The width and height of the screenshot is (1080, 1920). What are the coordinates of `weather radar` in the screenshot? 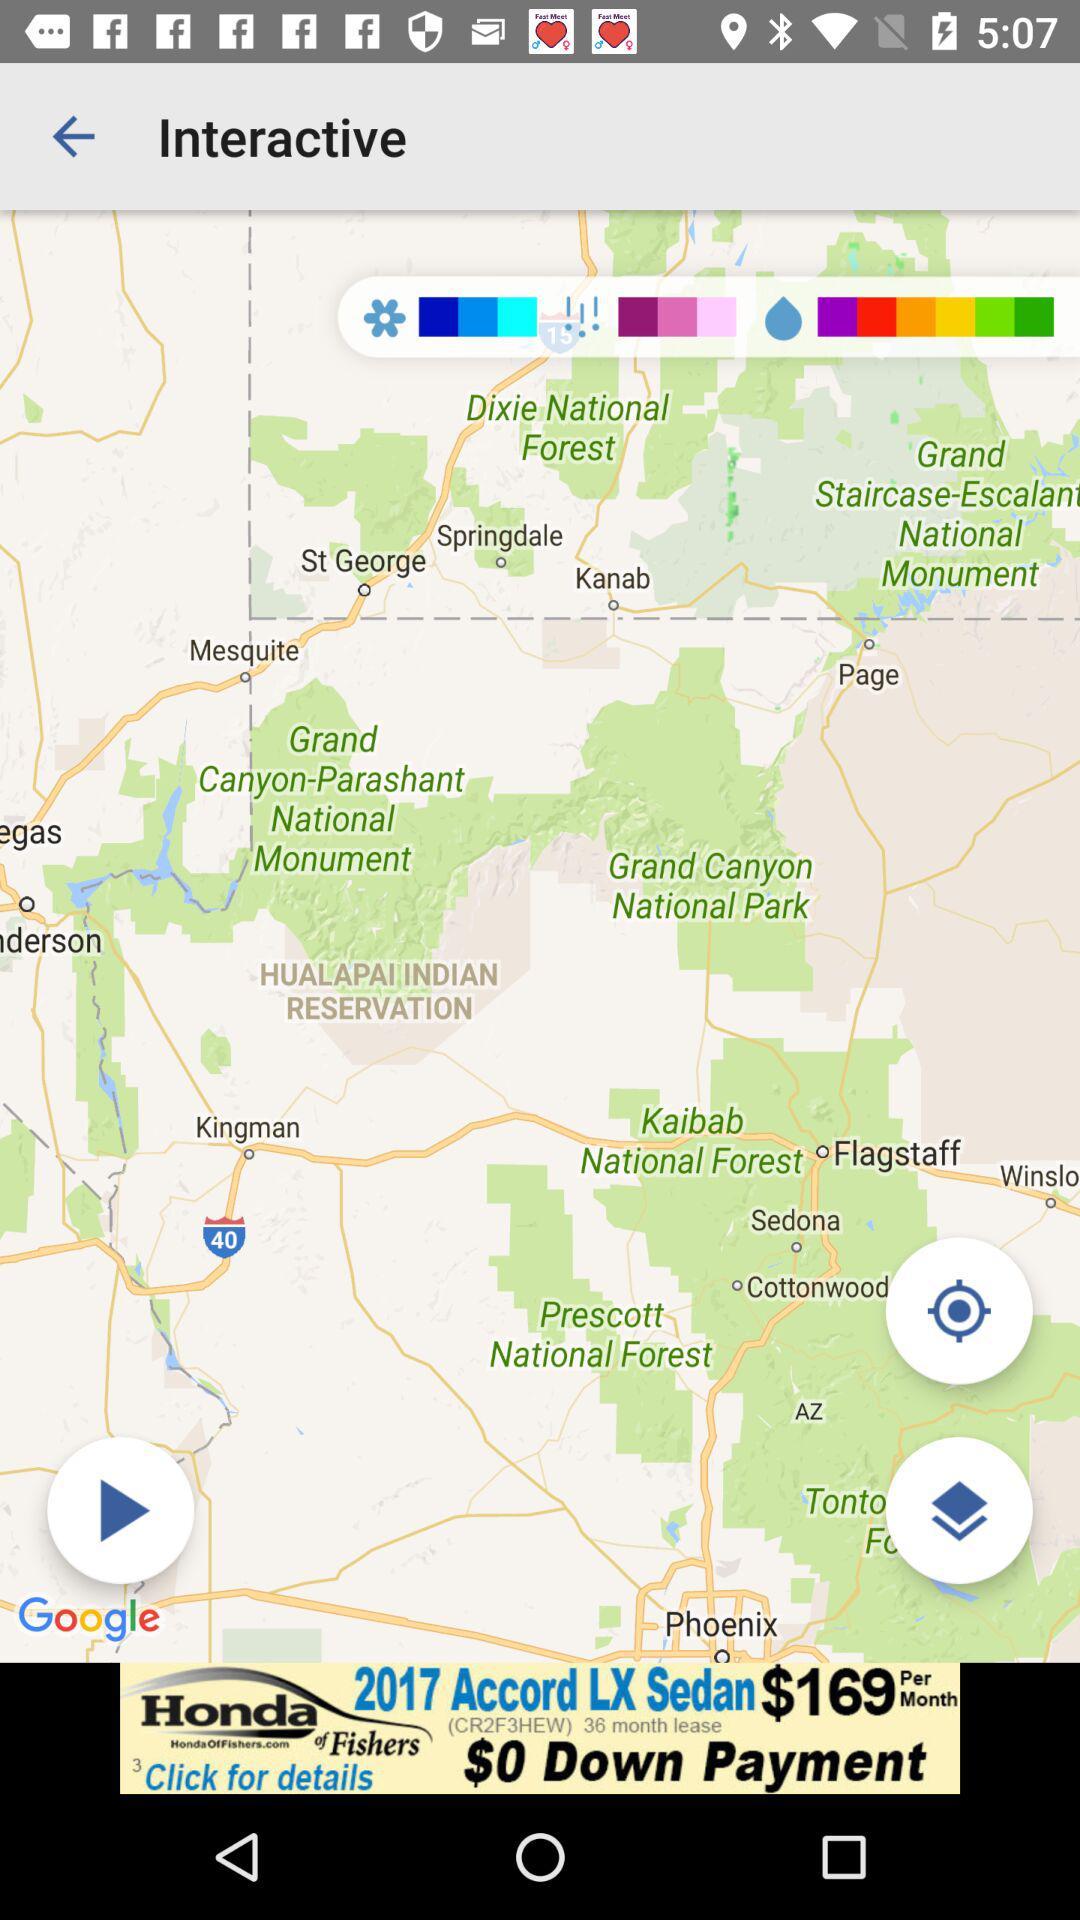 It's located at (120, 1510).